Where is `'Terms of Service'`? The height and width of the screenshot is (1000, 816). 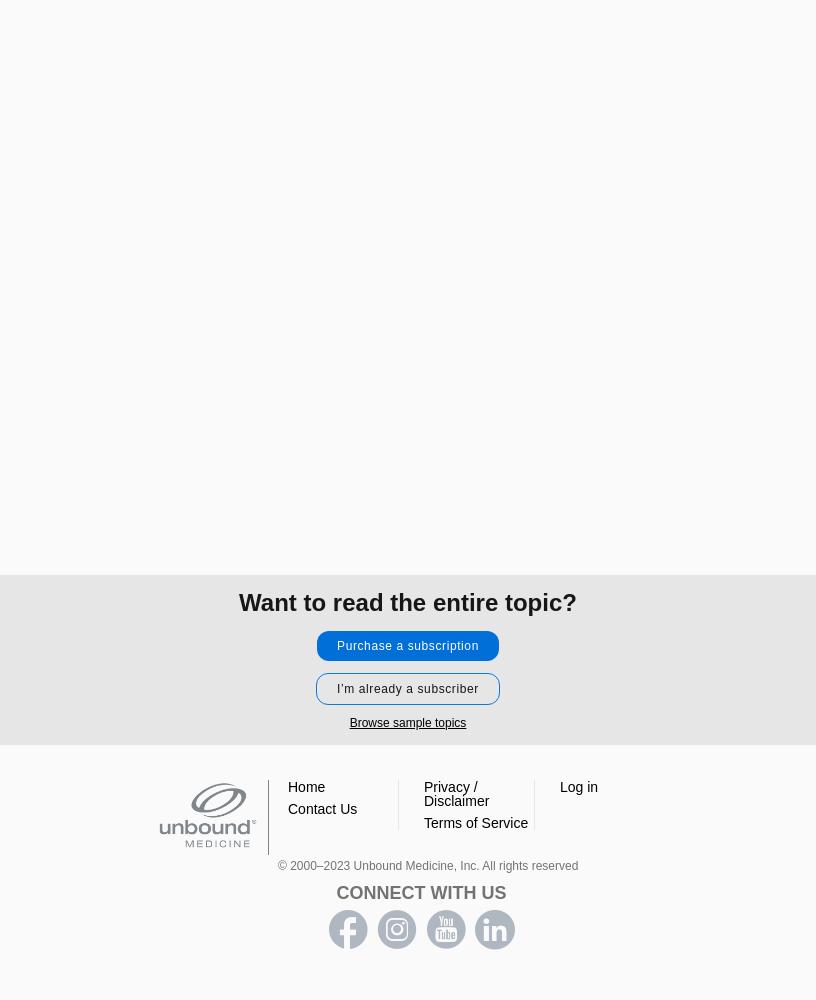
'Terms of Service' is located at coordinates (474, 822).